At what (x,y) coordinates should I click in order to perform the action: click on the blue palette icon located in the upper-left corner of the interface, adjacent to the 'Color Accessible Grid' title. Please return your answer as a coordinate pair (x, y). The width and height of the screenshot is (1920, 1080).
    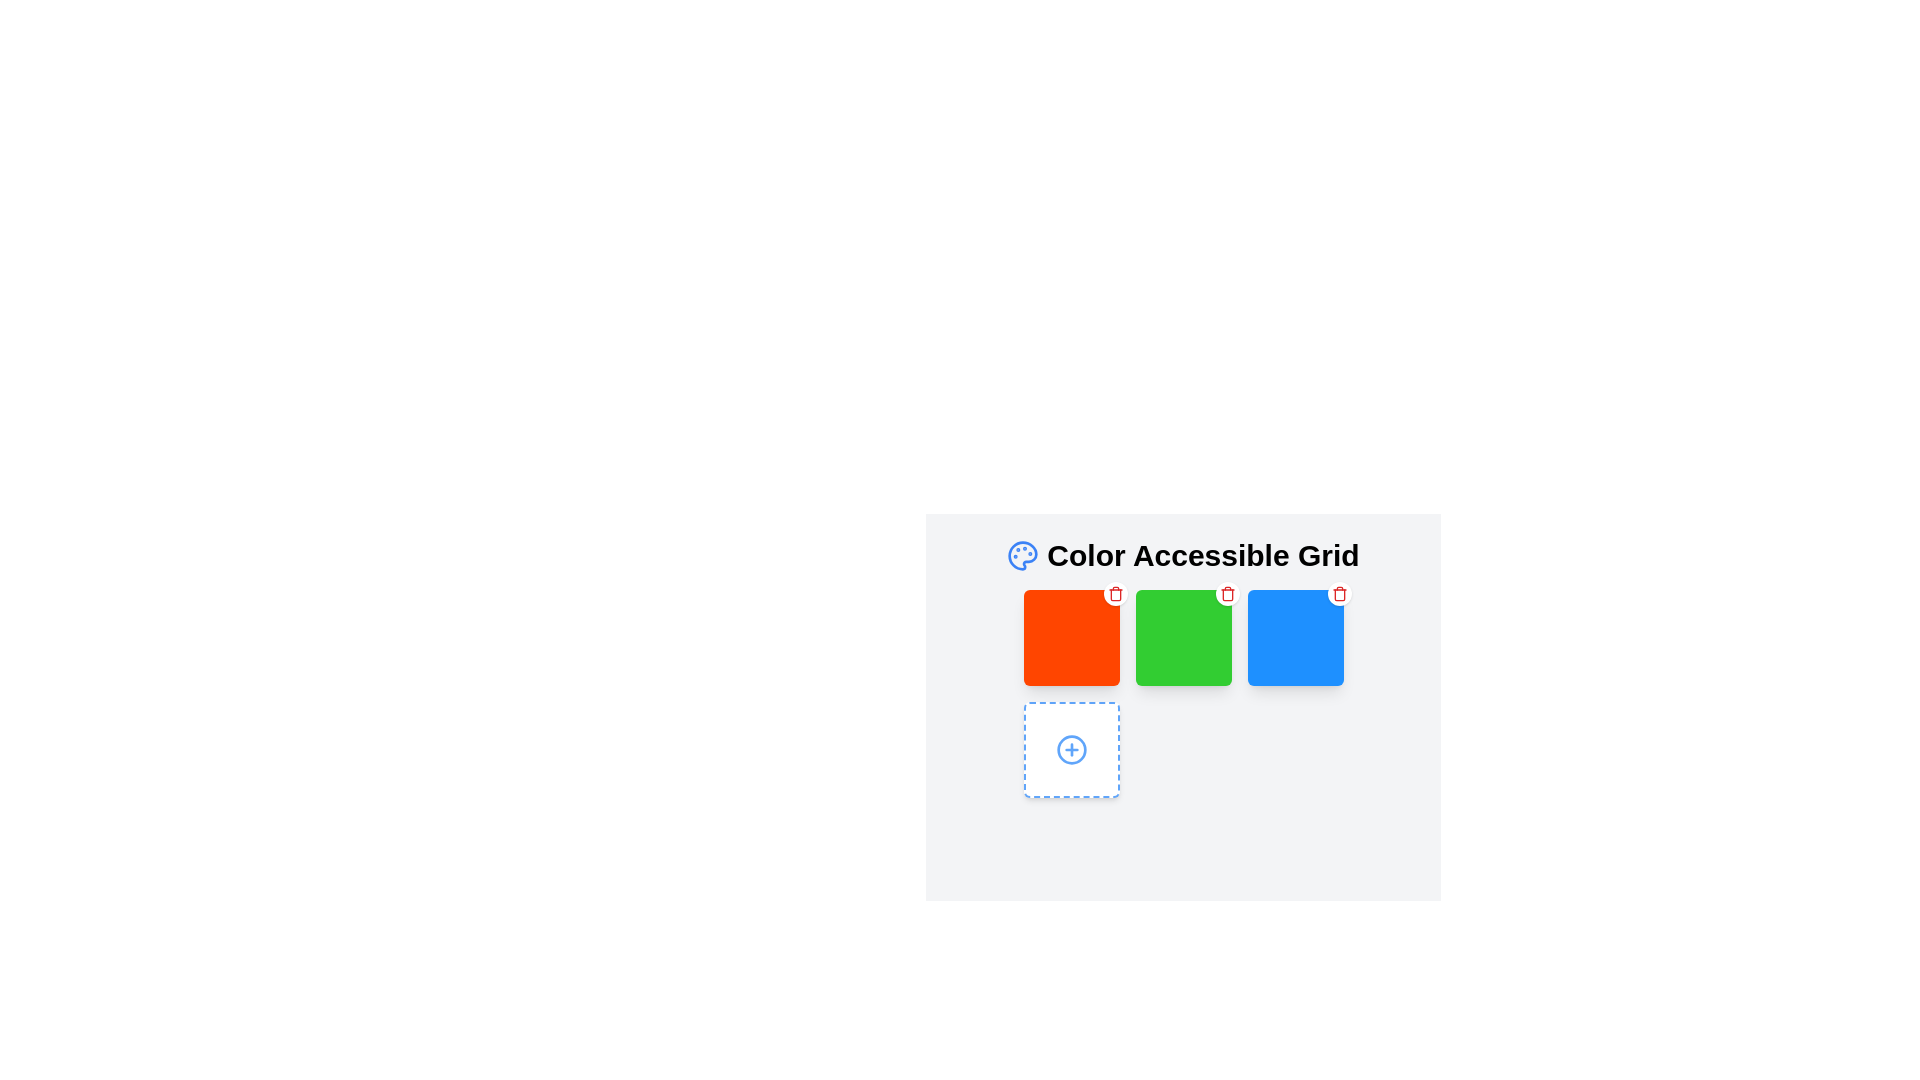
    Looking at the image, I should click on (1023, 555).